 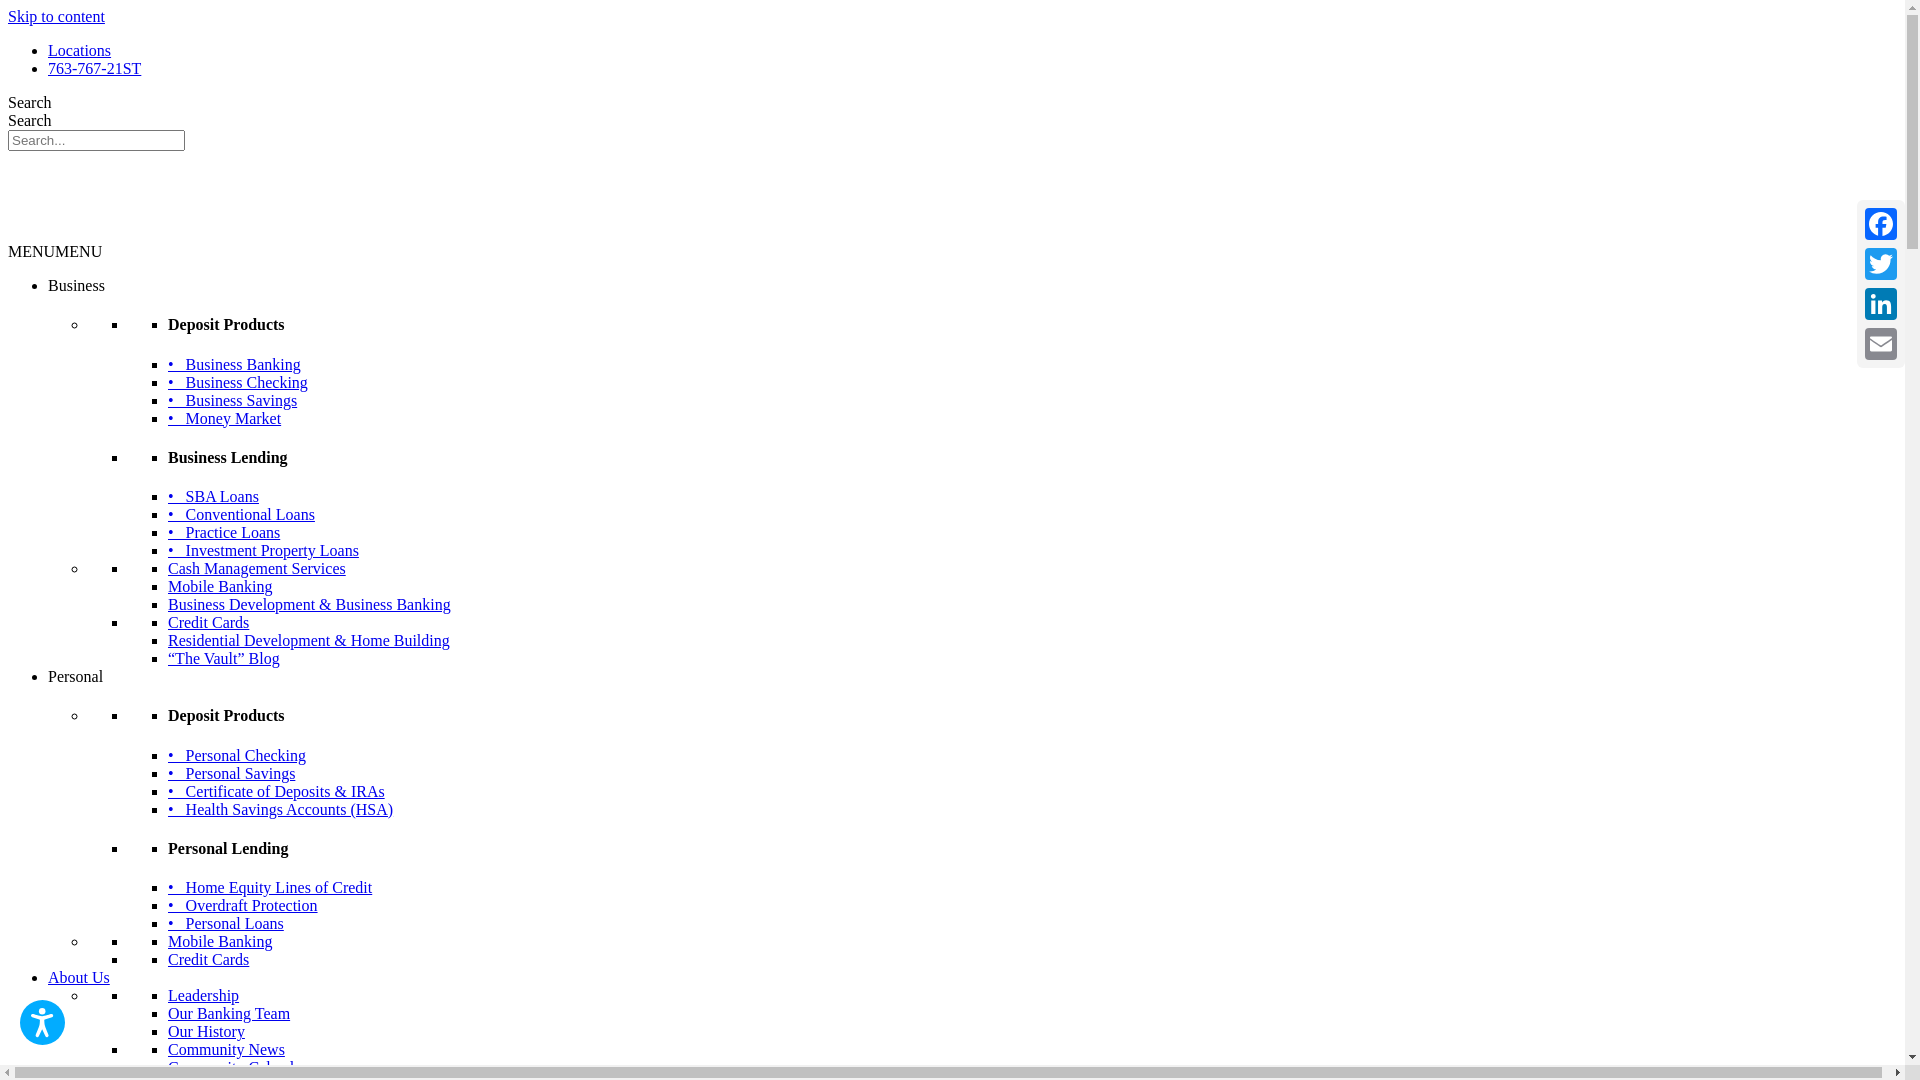 I want to click on 'Community Calendar', so click(x=168, y=1066).